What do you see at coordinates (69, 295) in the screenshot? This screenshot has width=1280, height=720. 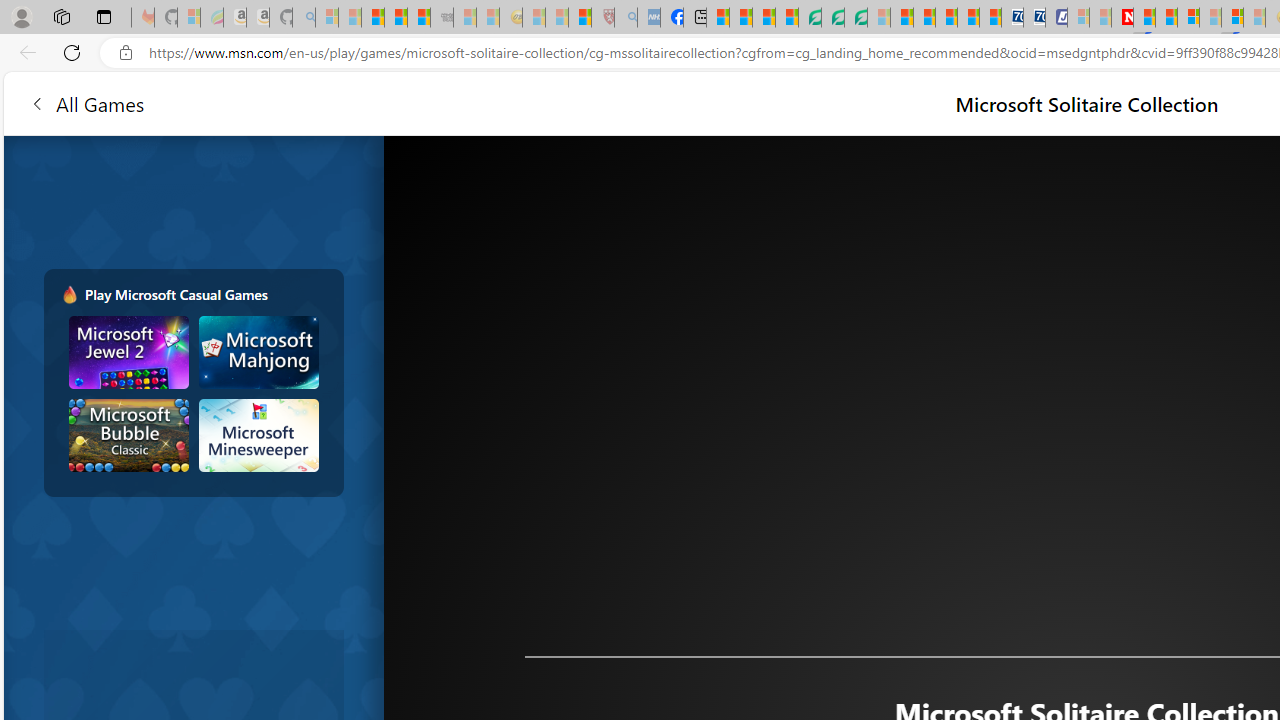 I see `'Fire icon'` at bounding box center [69, 295].